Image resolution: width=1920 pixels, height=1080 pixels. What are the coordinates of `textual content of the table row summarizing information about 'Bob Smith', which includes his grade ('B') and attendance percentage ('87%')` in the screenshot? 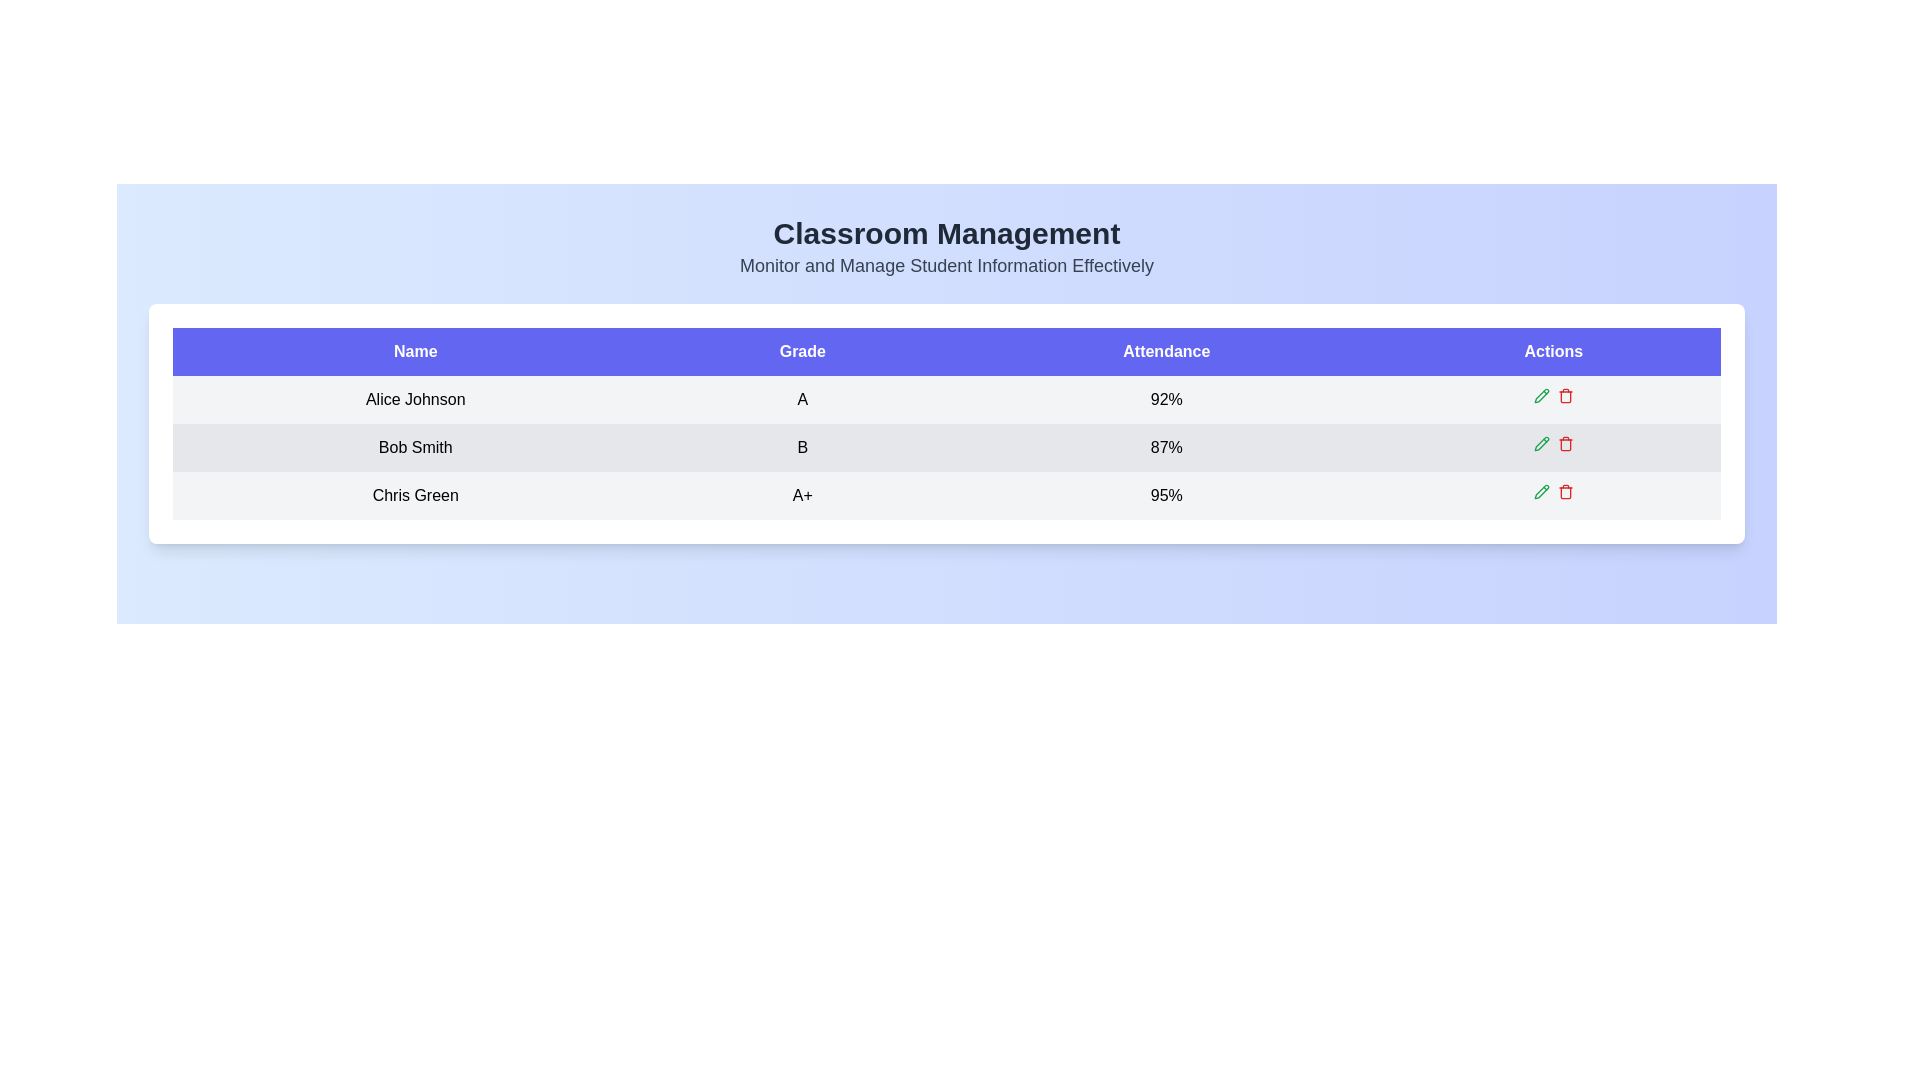 It's located at (945, 446).